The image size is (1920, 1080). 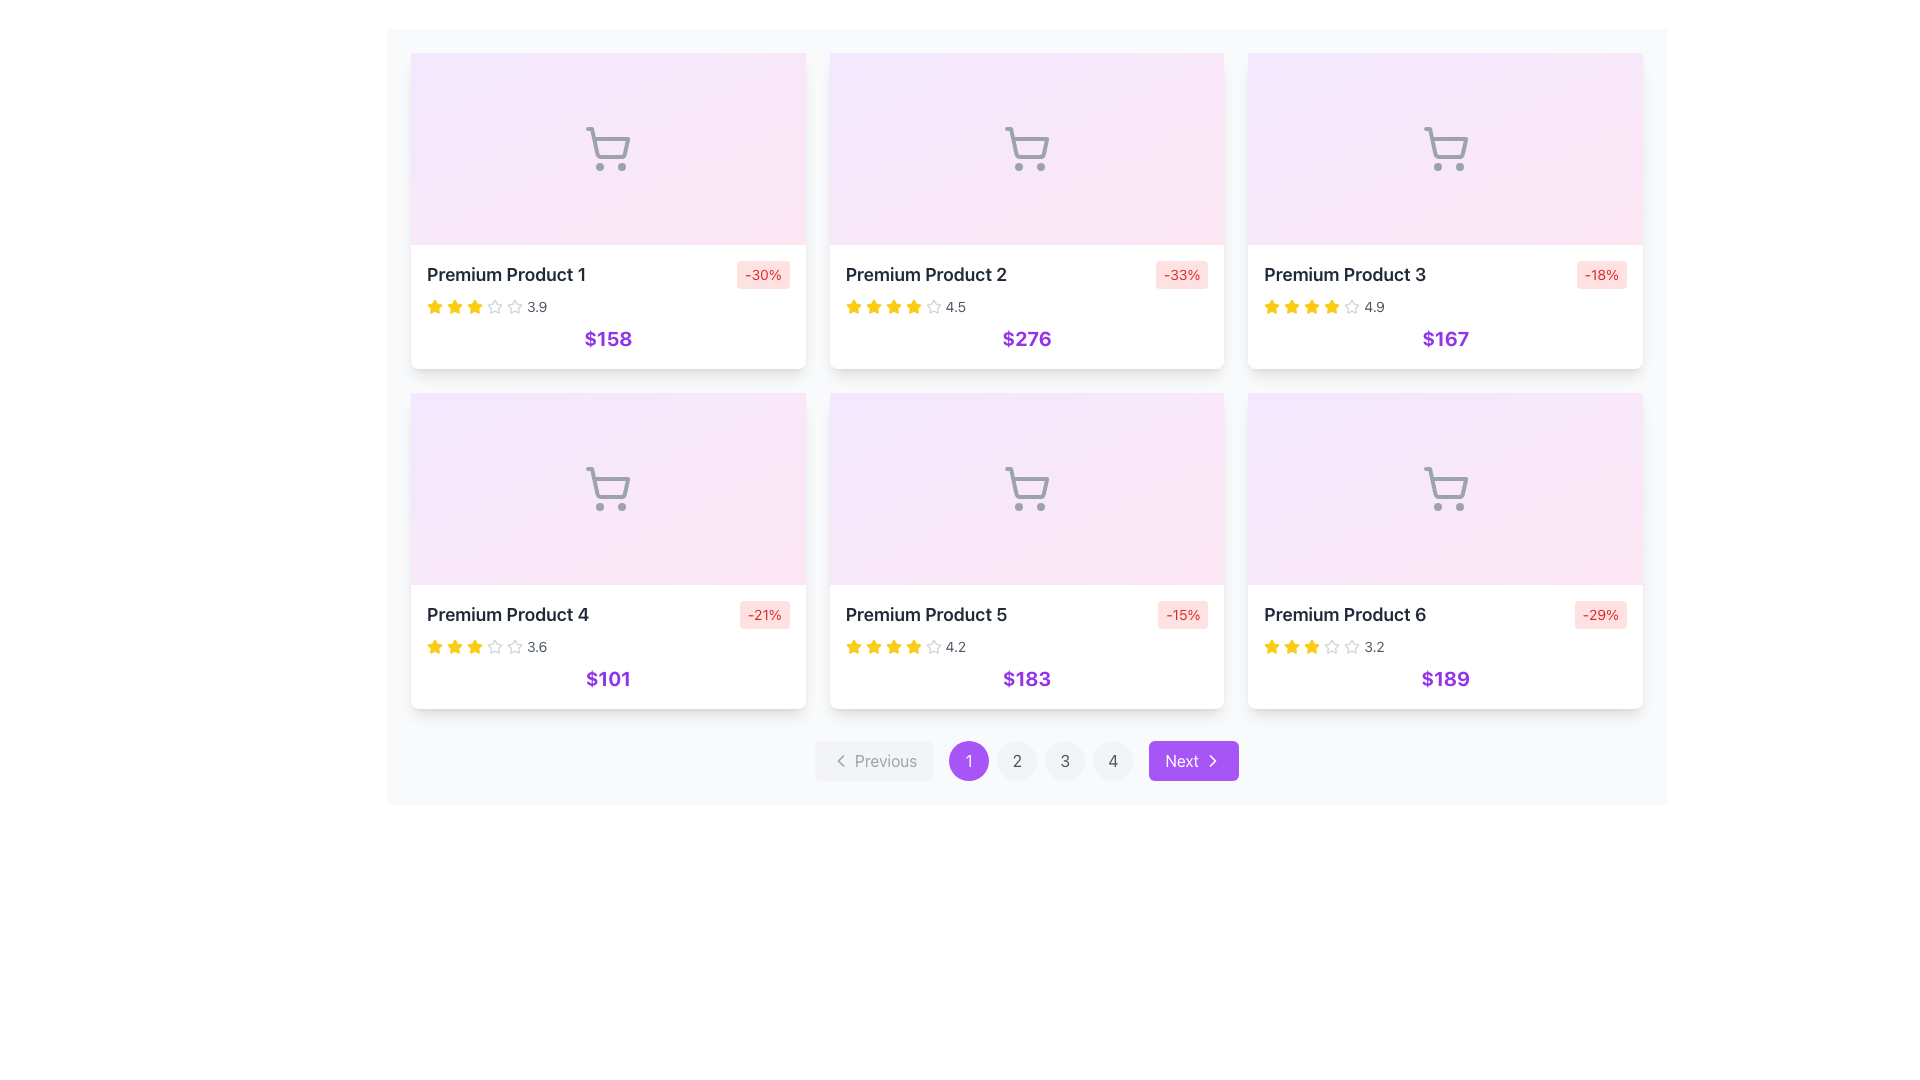 What do you see at coordinates (1027, 489) in the screenshot?
I see `the shopping cart icon located in the middle section of the 'Premium Product 5' card to initiate an action` at bounding box center [1027, 489].